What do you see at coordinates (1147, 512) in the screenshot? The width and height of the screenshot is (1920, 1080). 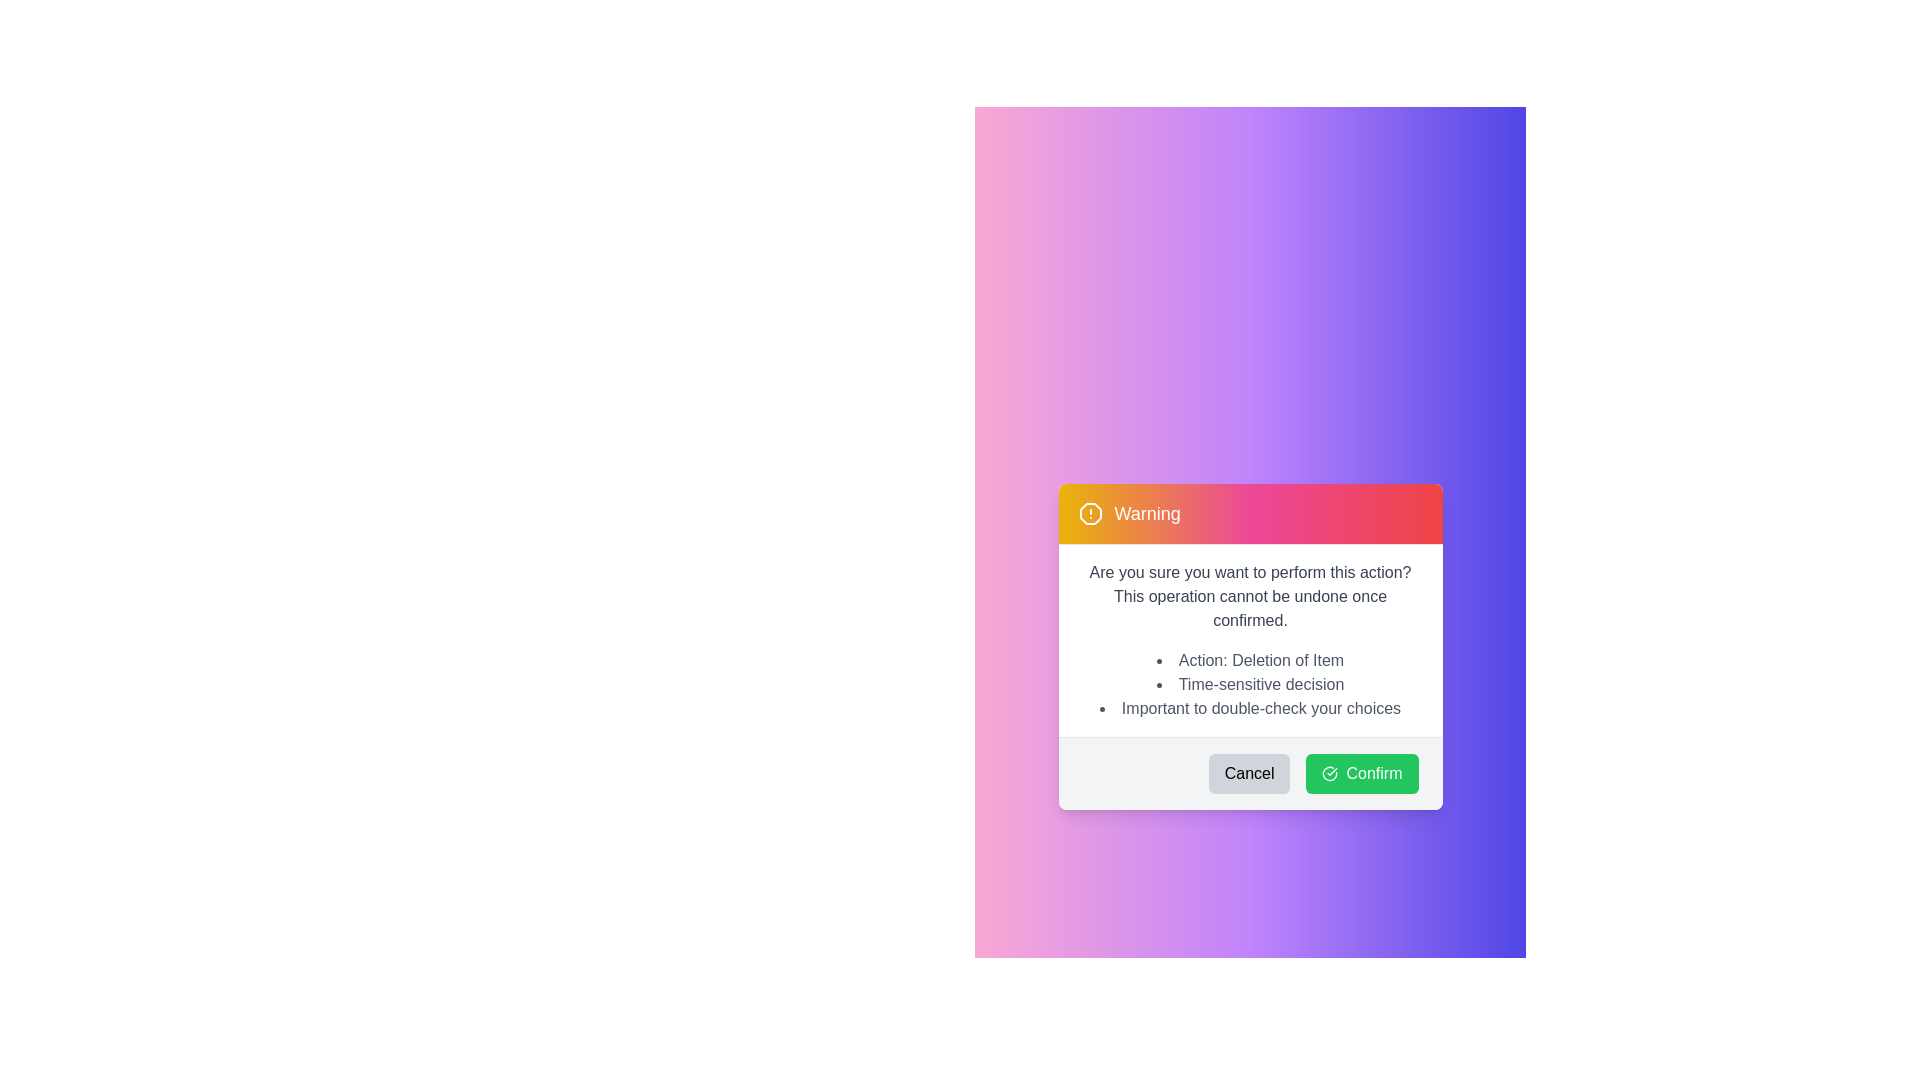 I see `the 'Warning' text label, which is prominently displayed in bold white font against a vibrant gradient background in the header of a warning dialog box` at bounding box center [1147, 512].